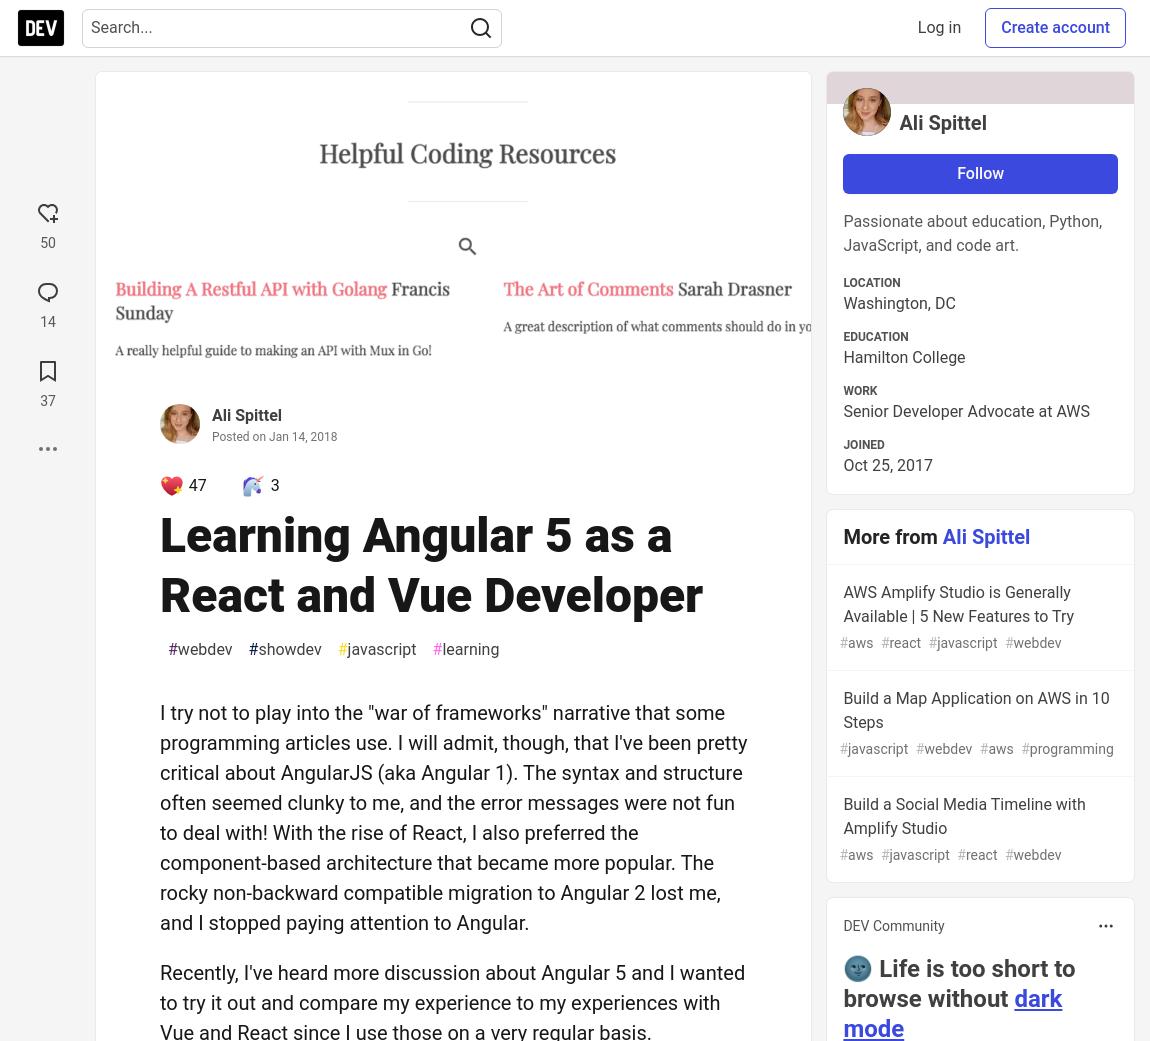 The width and height of the screenshot is (1150, 1041). I want to click on 'Senior Developer Advocate at AWS', so click(966, 411).